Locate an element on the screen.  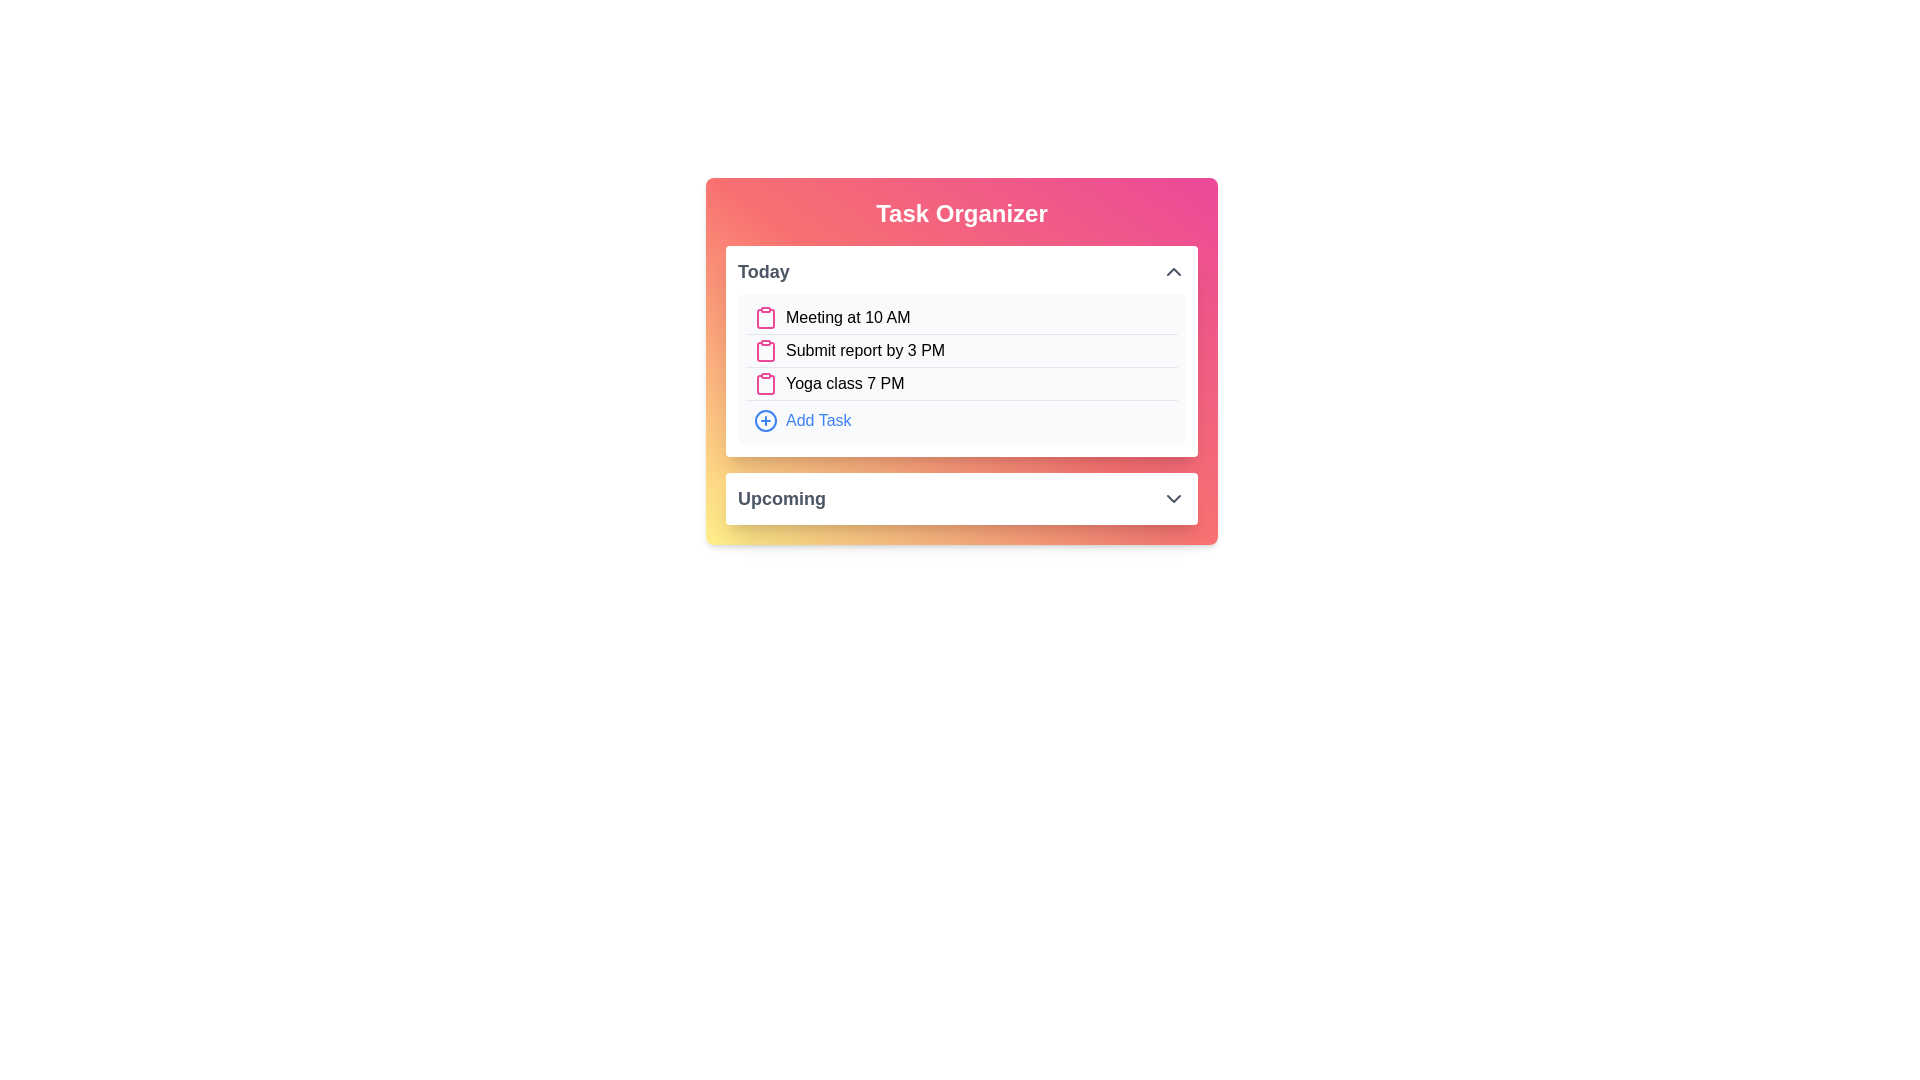
the circular gray icon with a '+' symbol inside, located to the left of the 'Add Task' text in the 'Today' section of the 'Task Organizer' interface is located at coordinates (765, 419).